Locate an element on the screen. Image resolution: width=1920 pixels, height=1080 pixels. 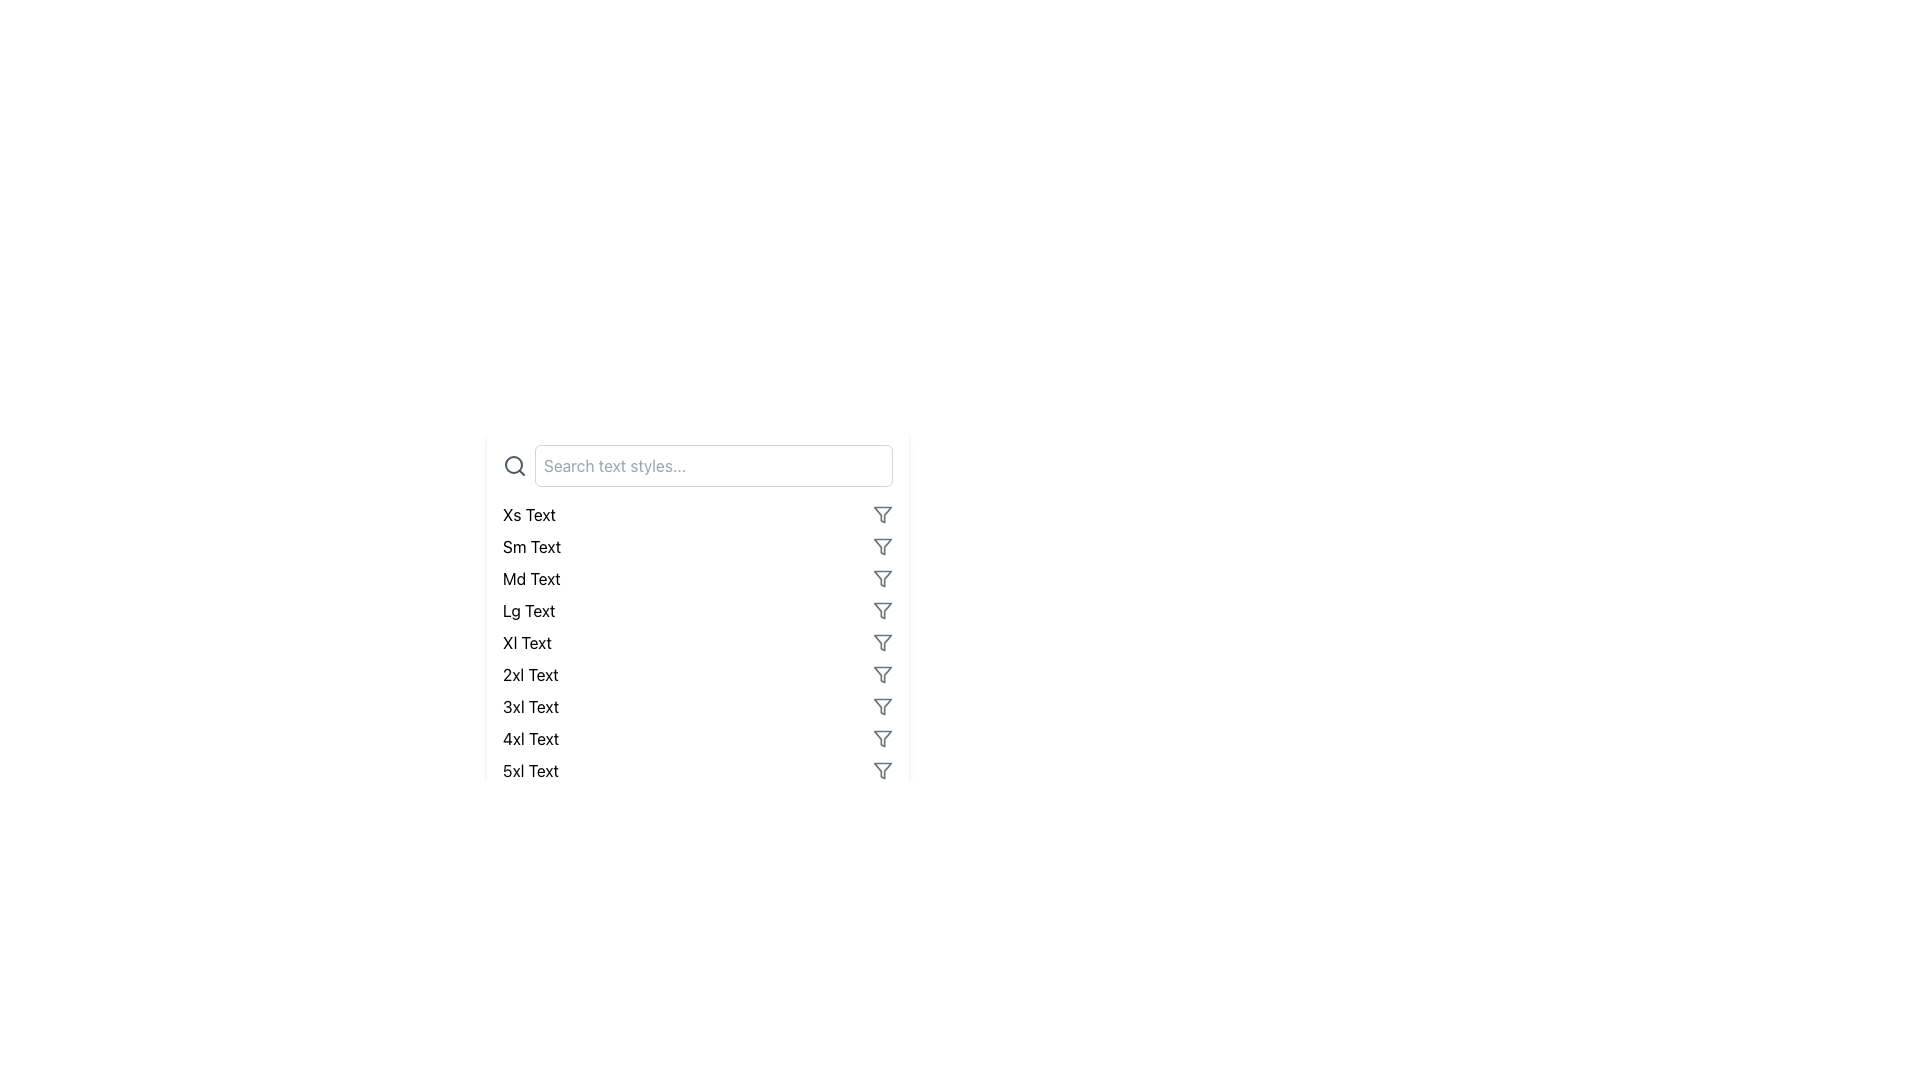
the filter icon located to the right of the '4xl Text' label is located at coordinates (882, 739).